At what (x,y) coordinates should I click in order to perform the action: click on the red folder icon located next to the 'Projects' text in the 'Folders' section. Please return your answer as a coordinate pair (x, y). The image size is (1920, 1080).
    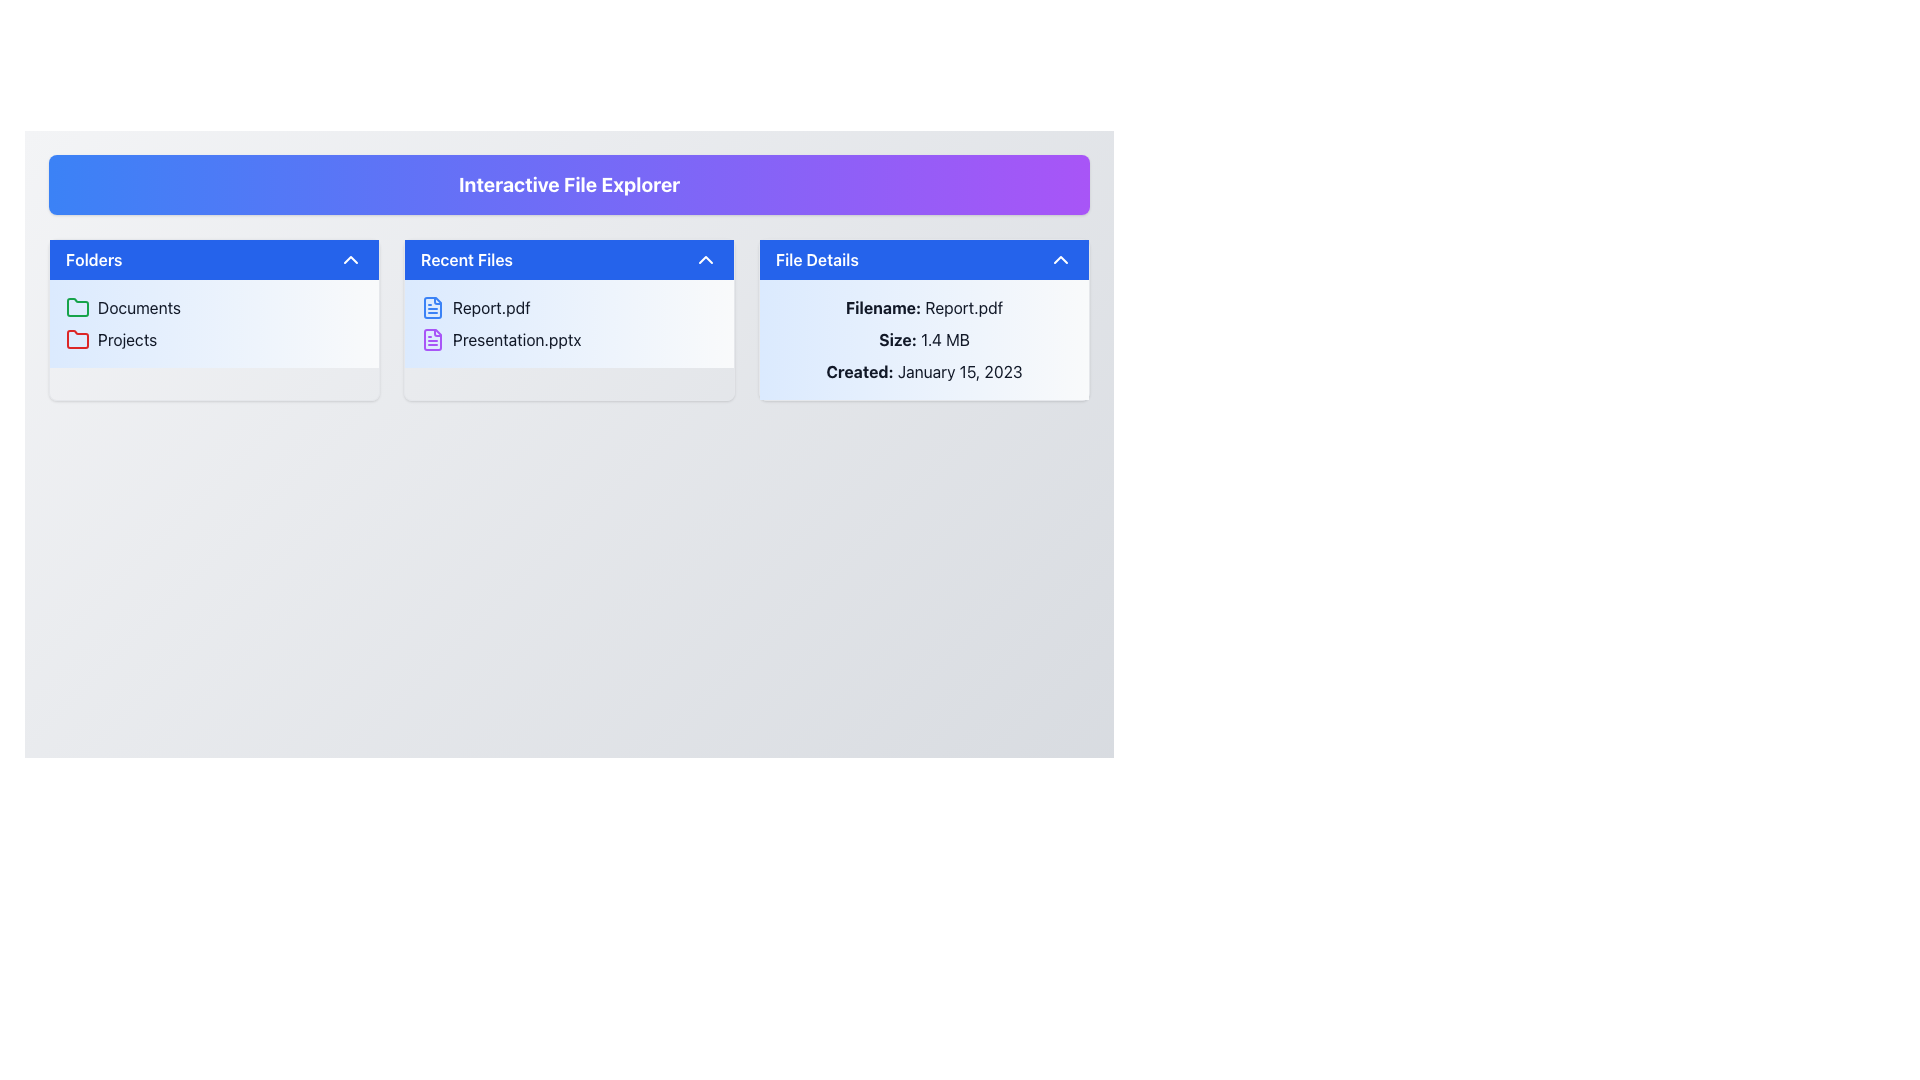
    Looking at the image, I should click on (77, 338).